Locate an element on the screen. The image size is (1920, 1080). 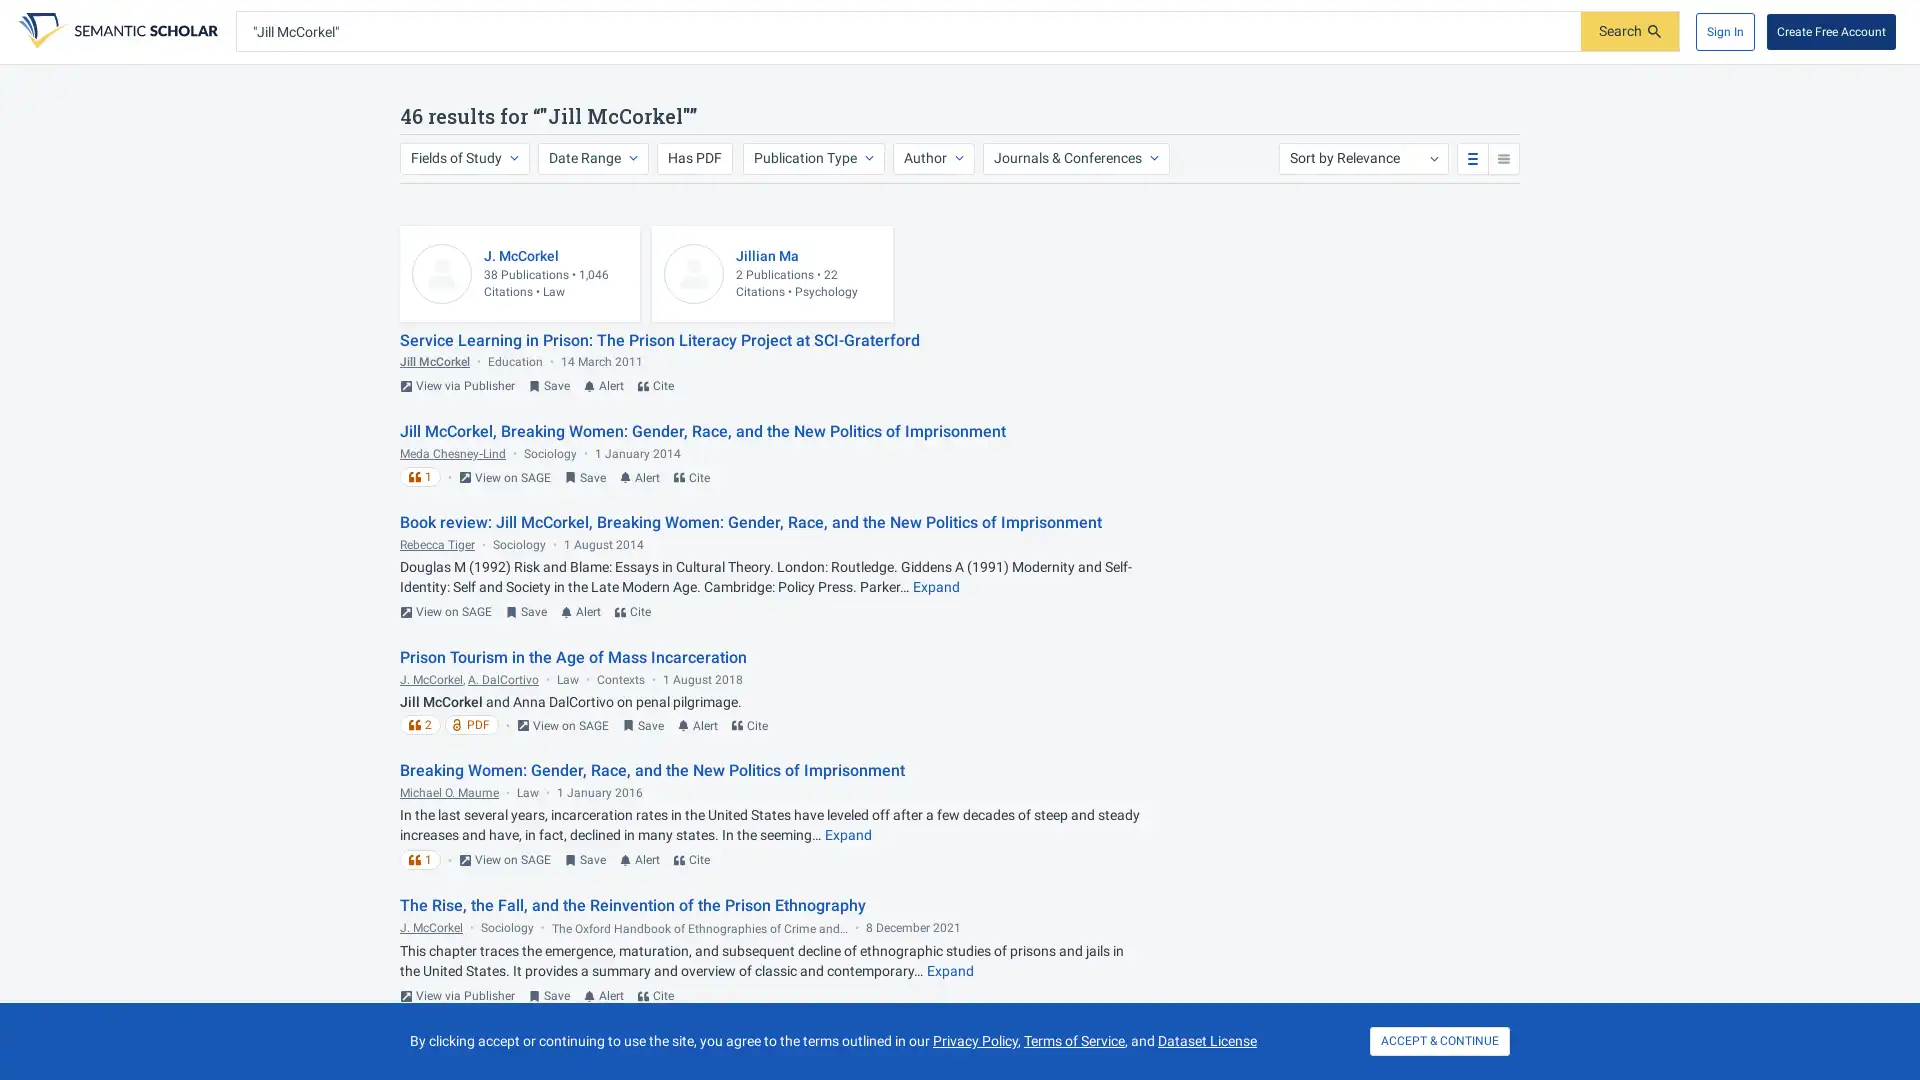
Save to Library is located at coordinates (643, 725).